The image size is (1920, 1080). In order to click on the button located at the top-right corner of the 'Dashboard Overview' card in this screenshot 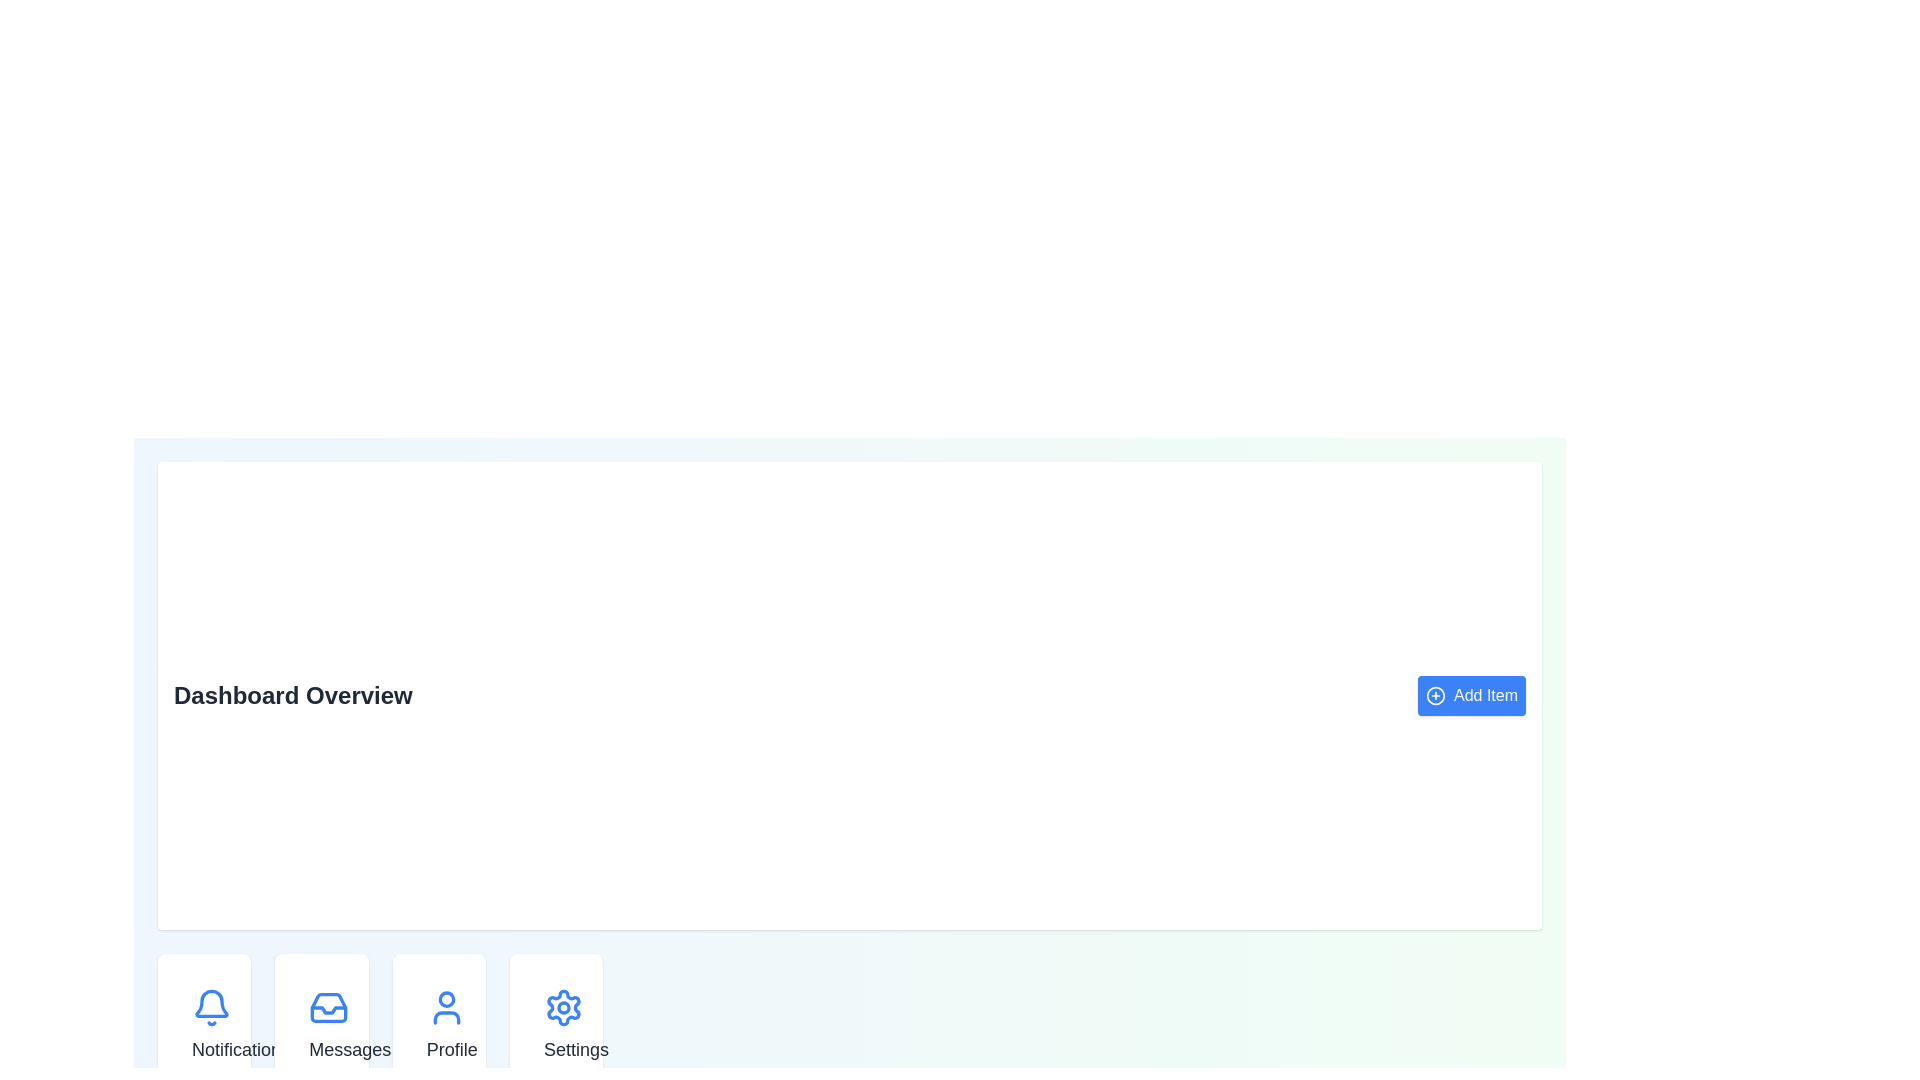, I will do `click(1472, 694)`.